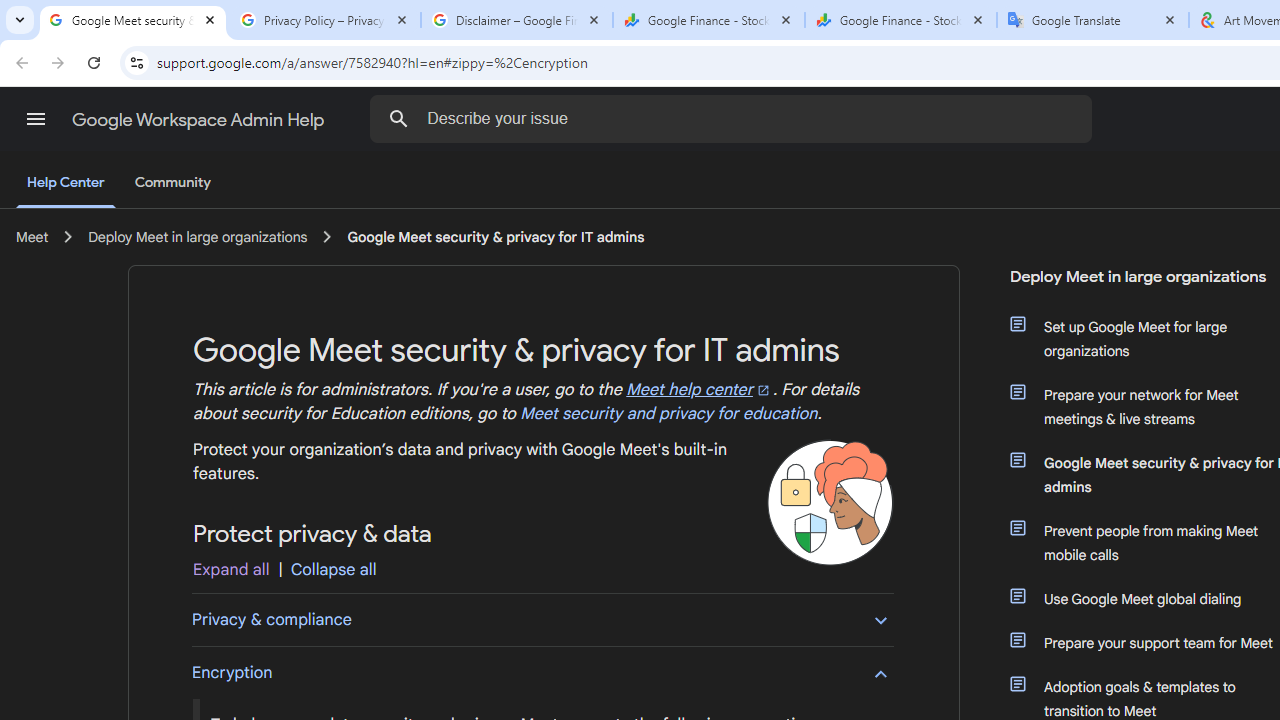  I want to click on 'Google Workspace Admin Help', so click(200, 119).